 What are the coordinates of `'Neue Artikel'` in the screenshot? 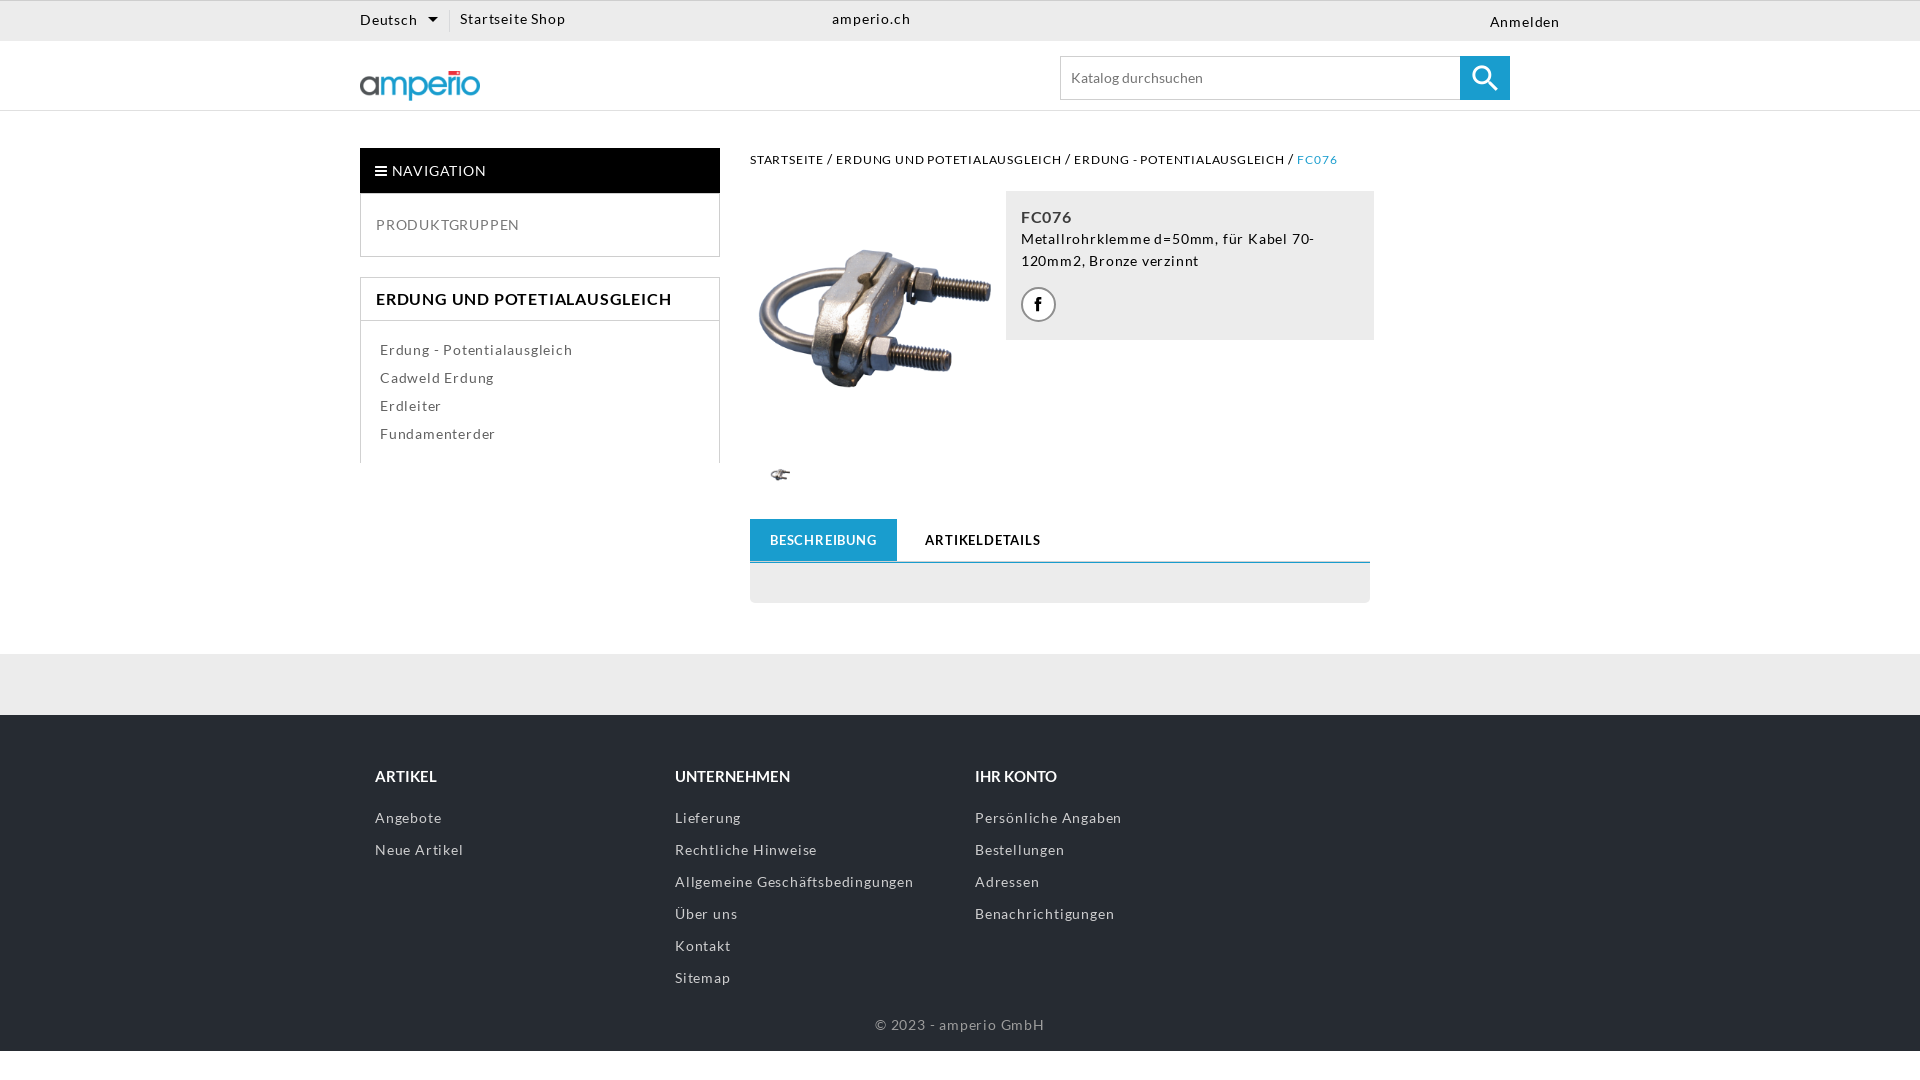 It's located at (374, 849).